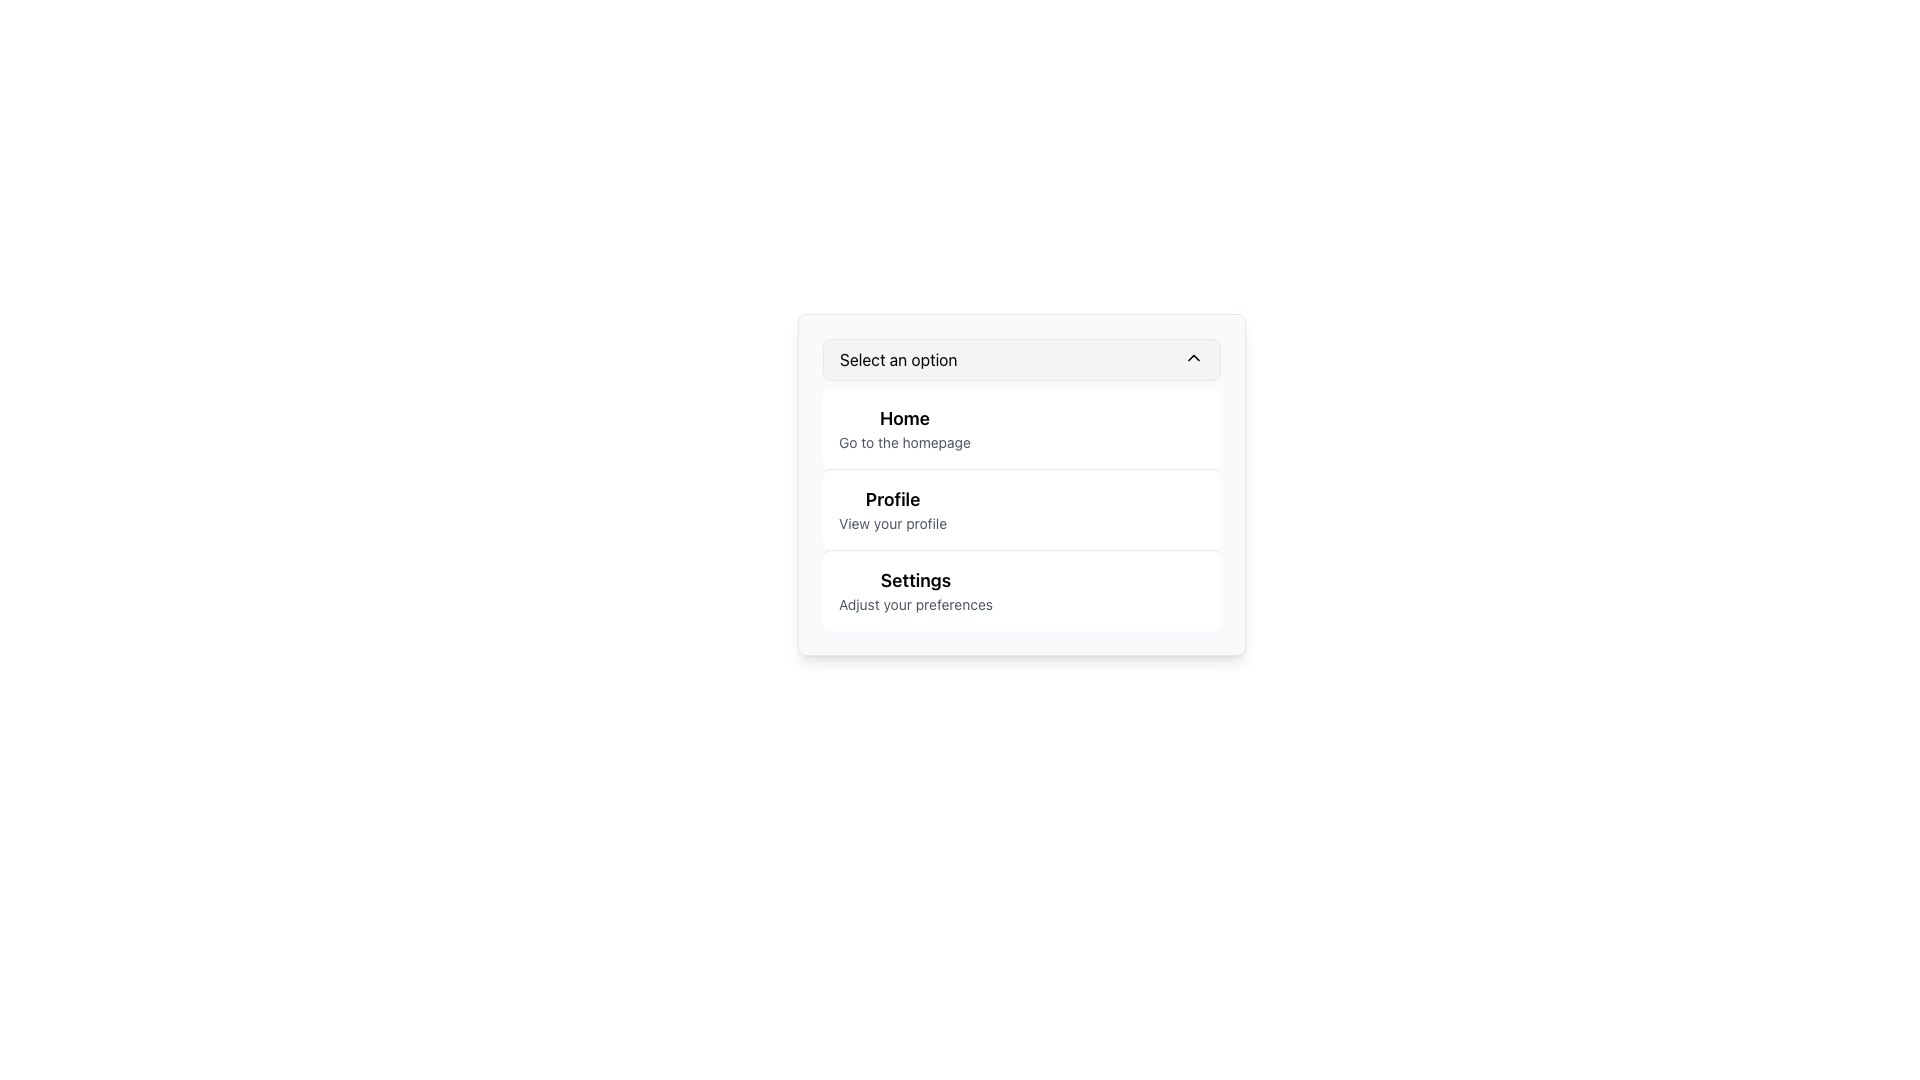  What do you see at coordinates (903, 418) in the screenshot?
I see `the text label indicating the menu option that returns users to the homepage, located under the header 'Select an option'` at bounding box center [903, 418].